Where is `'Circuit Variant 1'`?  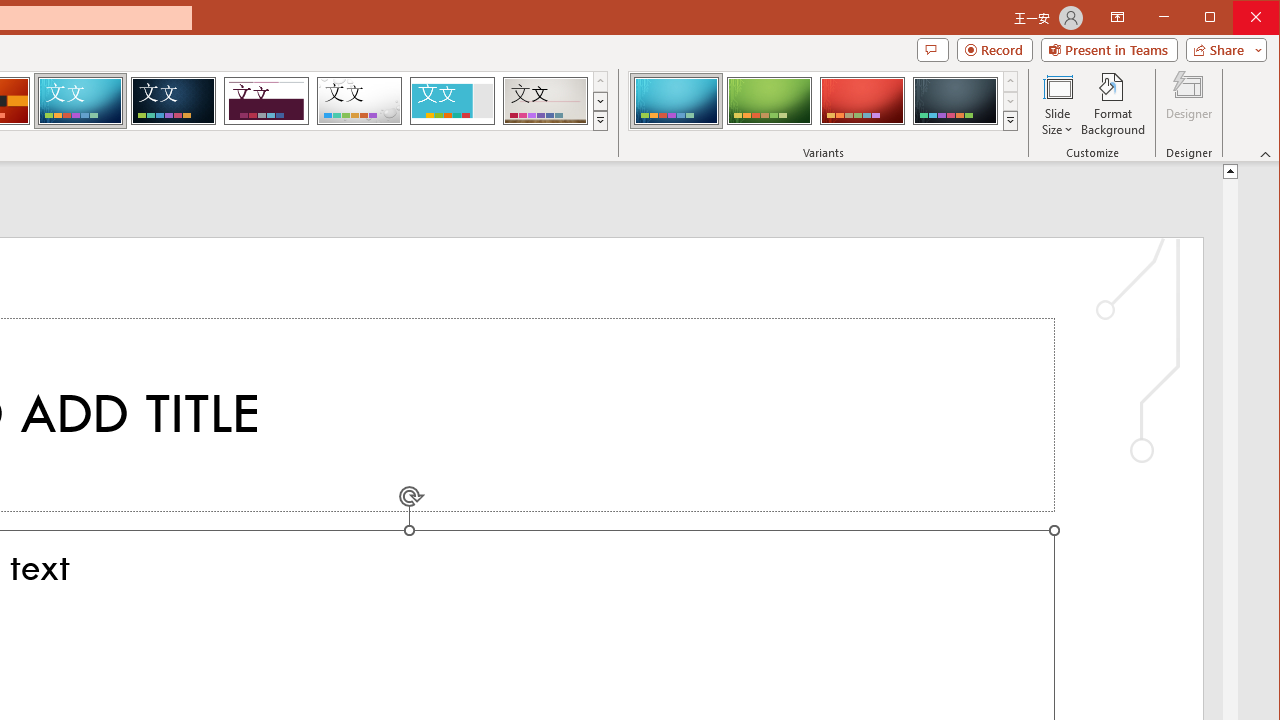 'Circuit Variant 1' is located at coordinates (676, 100).